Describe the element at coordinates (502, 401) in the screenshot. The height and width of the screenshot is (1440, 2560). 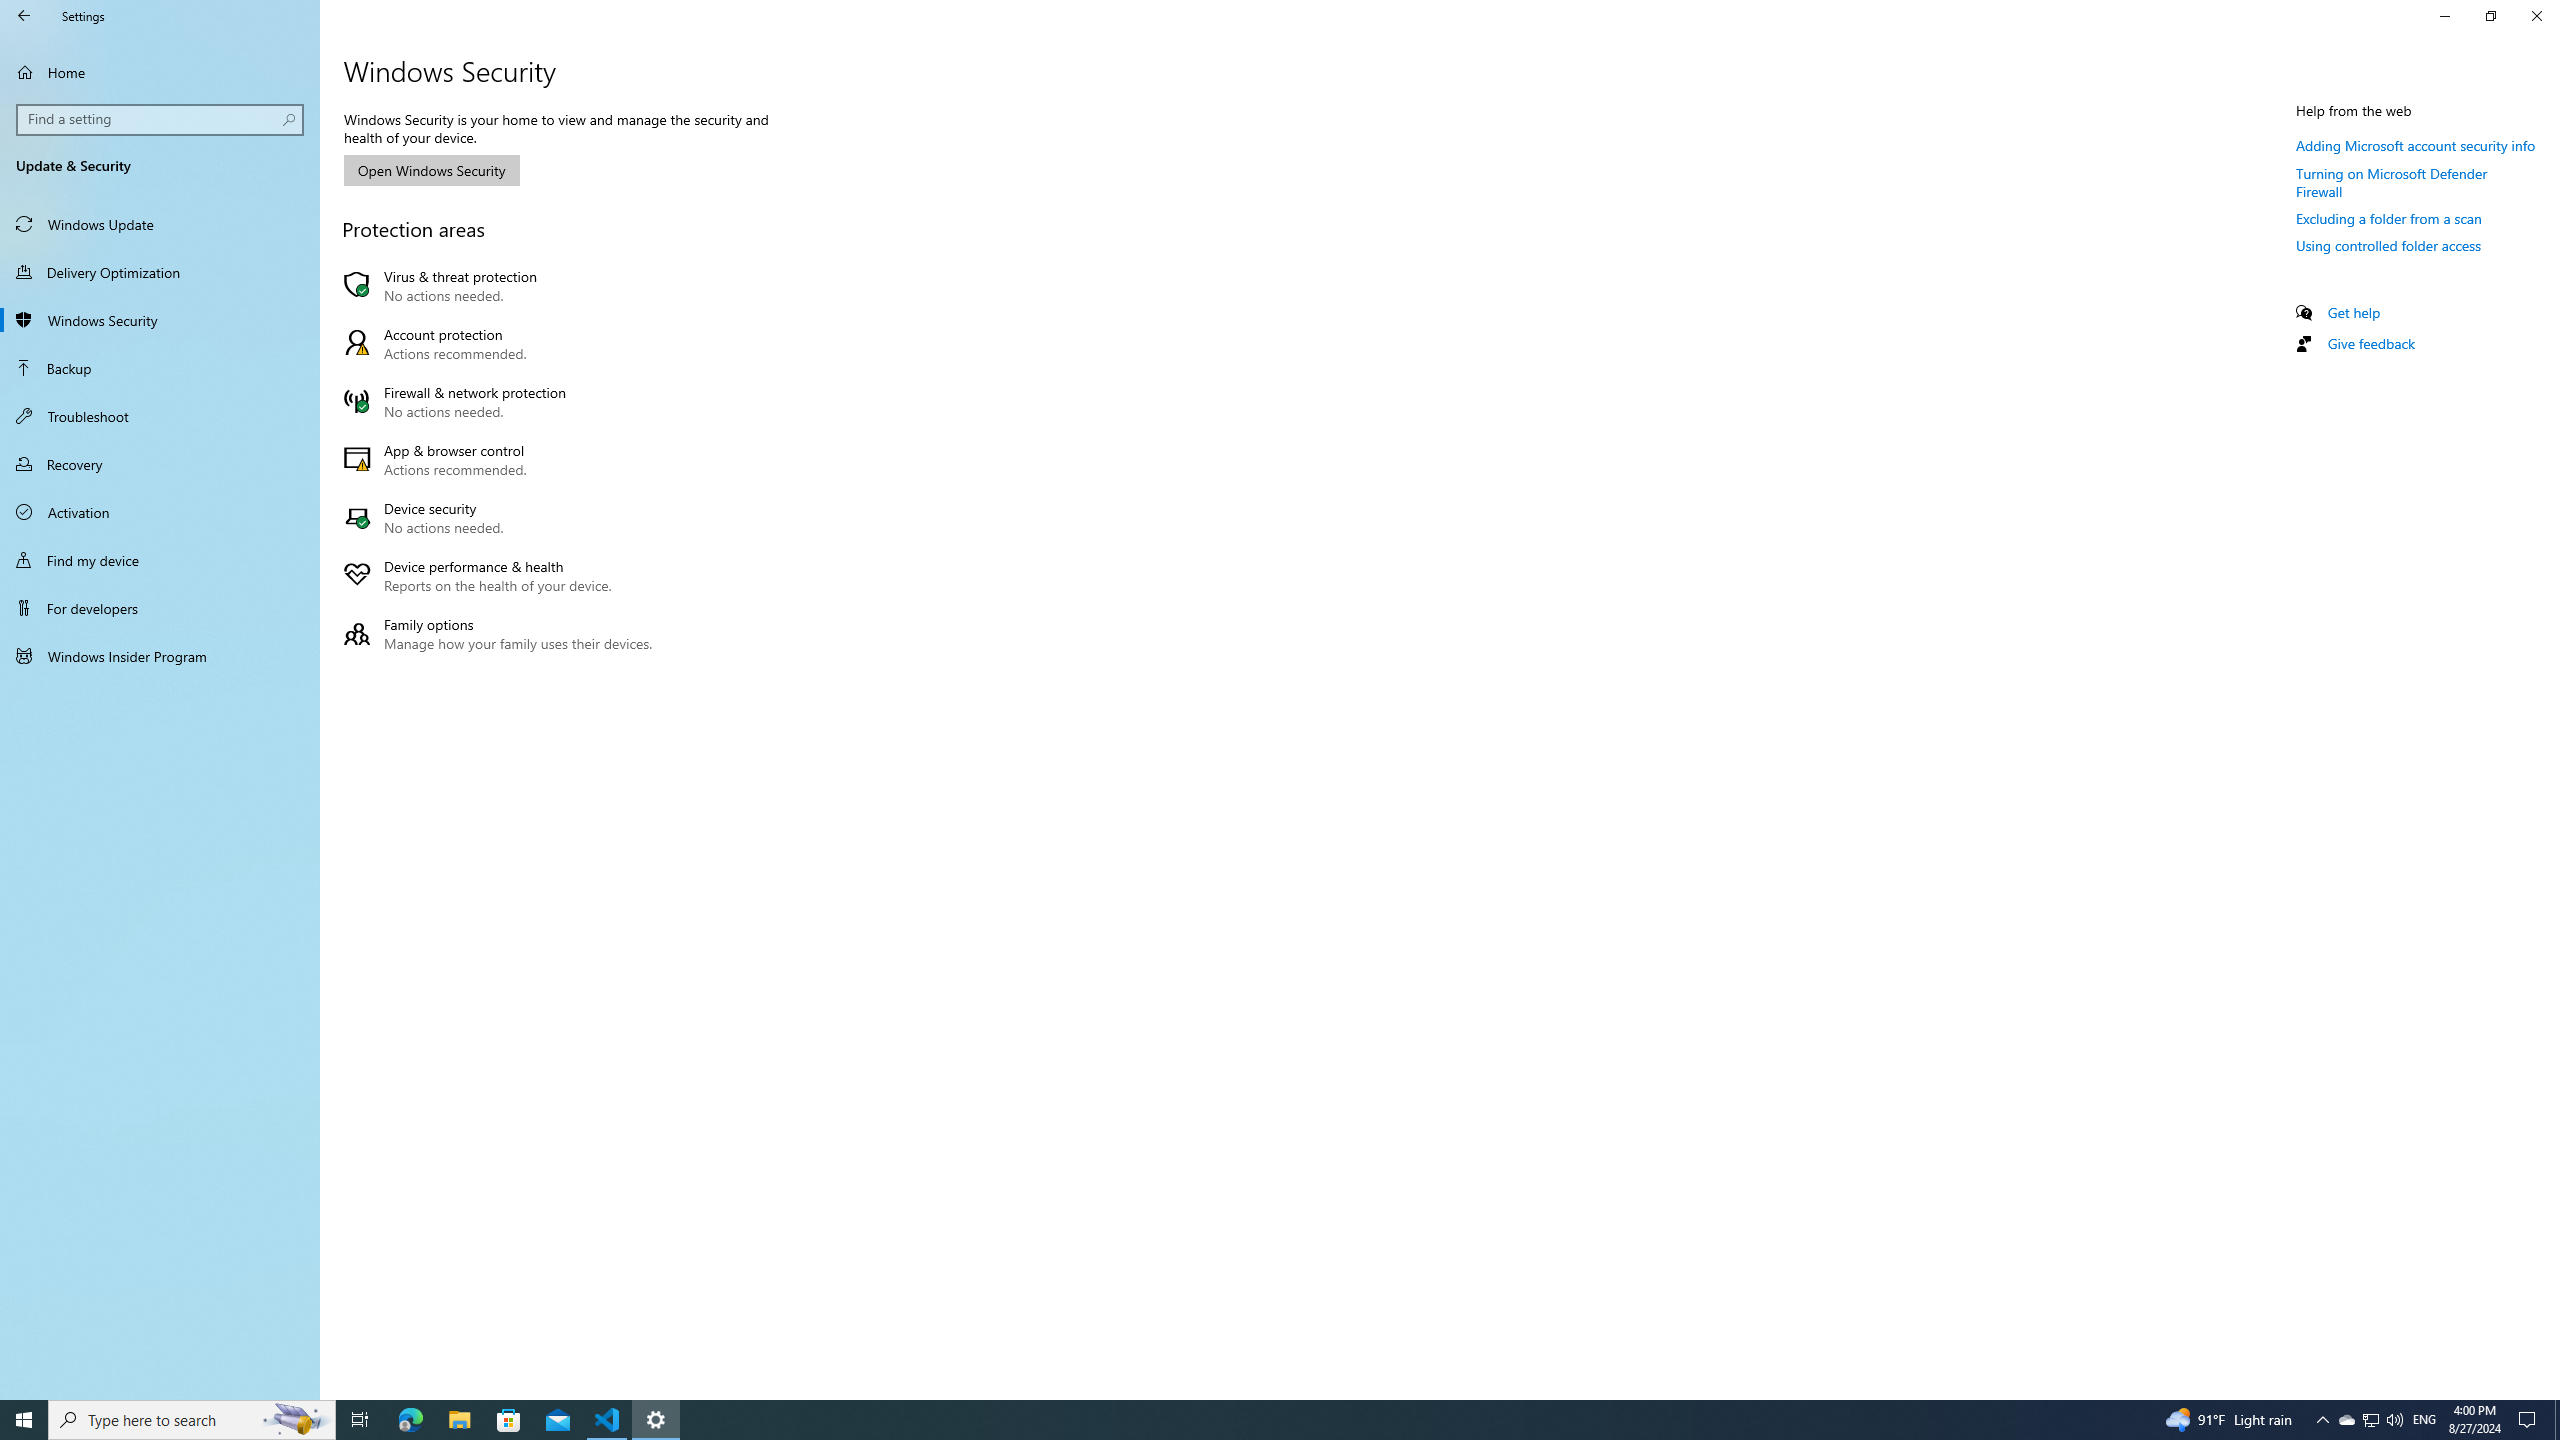
I see `'Firewall & network protection No actions needed.'` at that location.